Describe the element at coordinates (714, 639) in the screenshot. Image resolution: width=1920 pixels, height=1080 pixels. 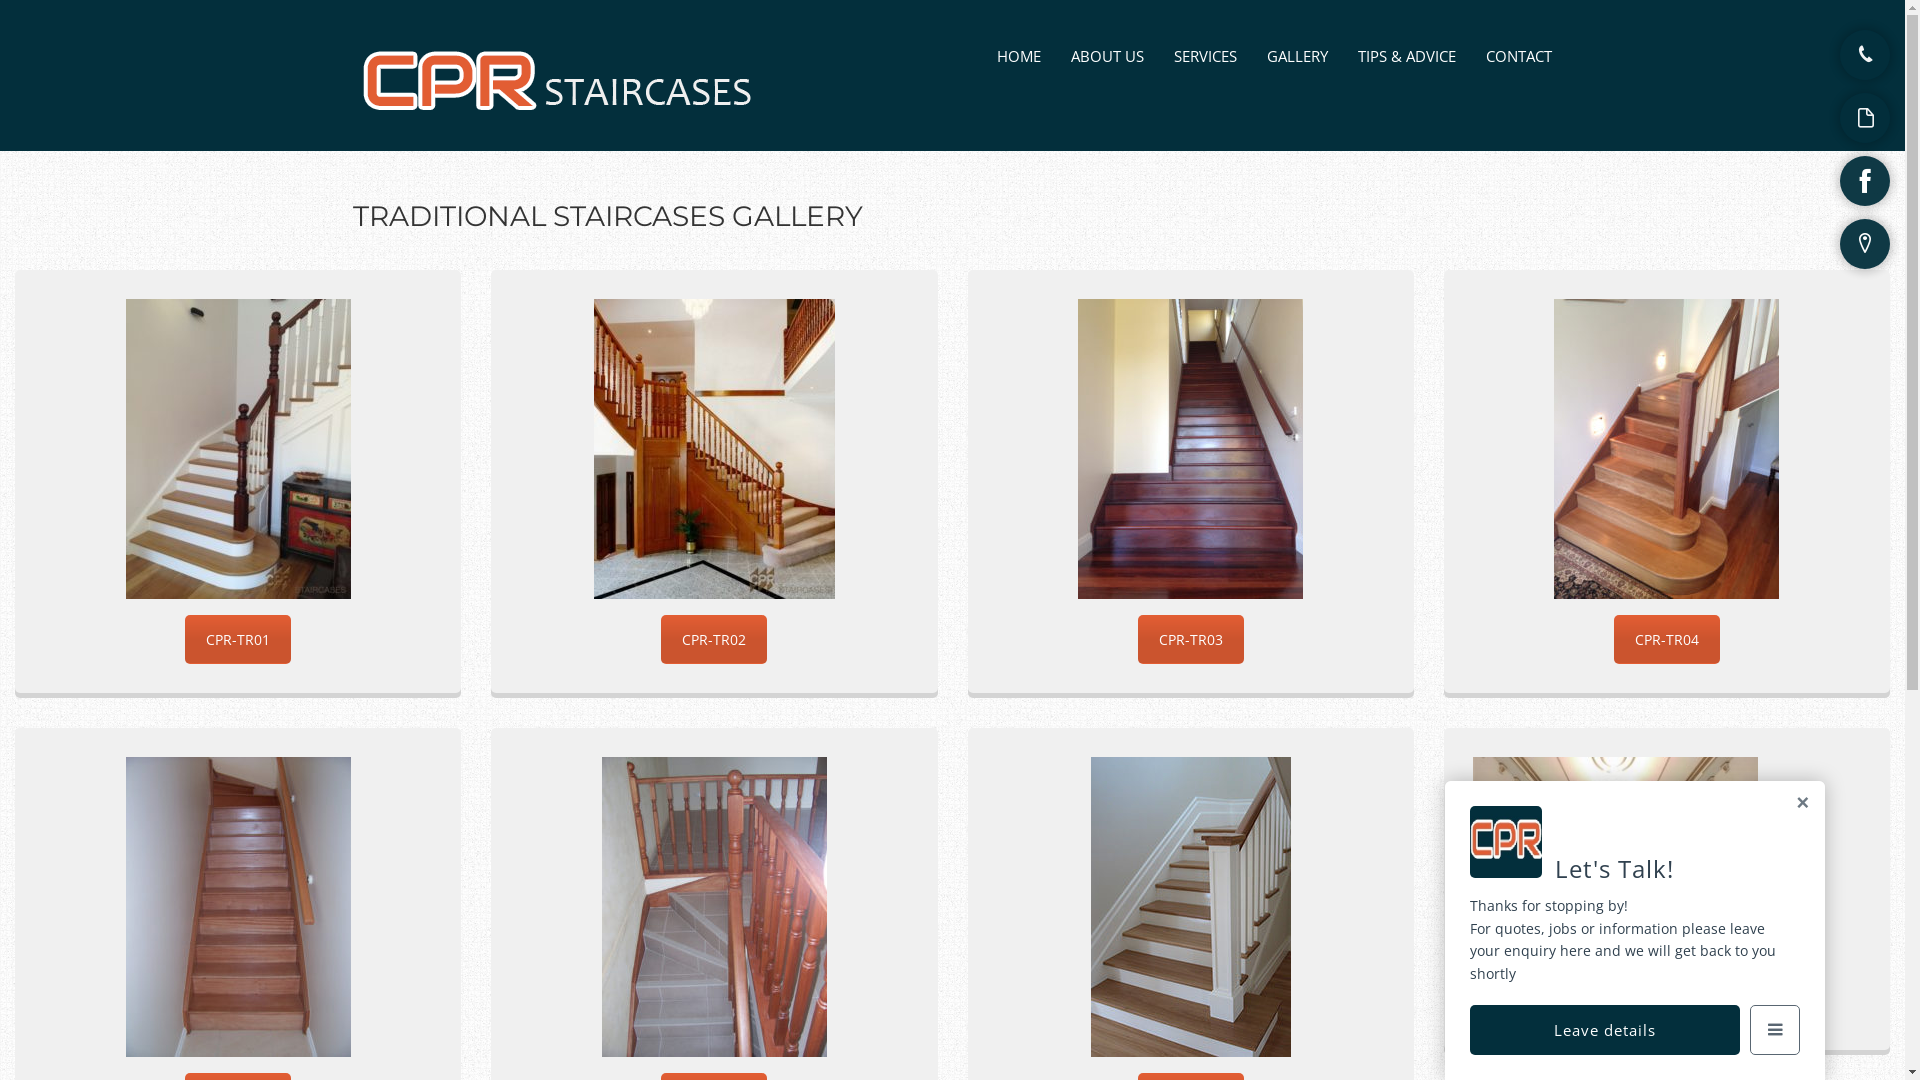
I see `'CPR-TR02'` at that location.